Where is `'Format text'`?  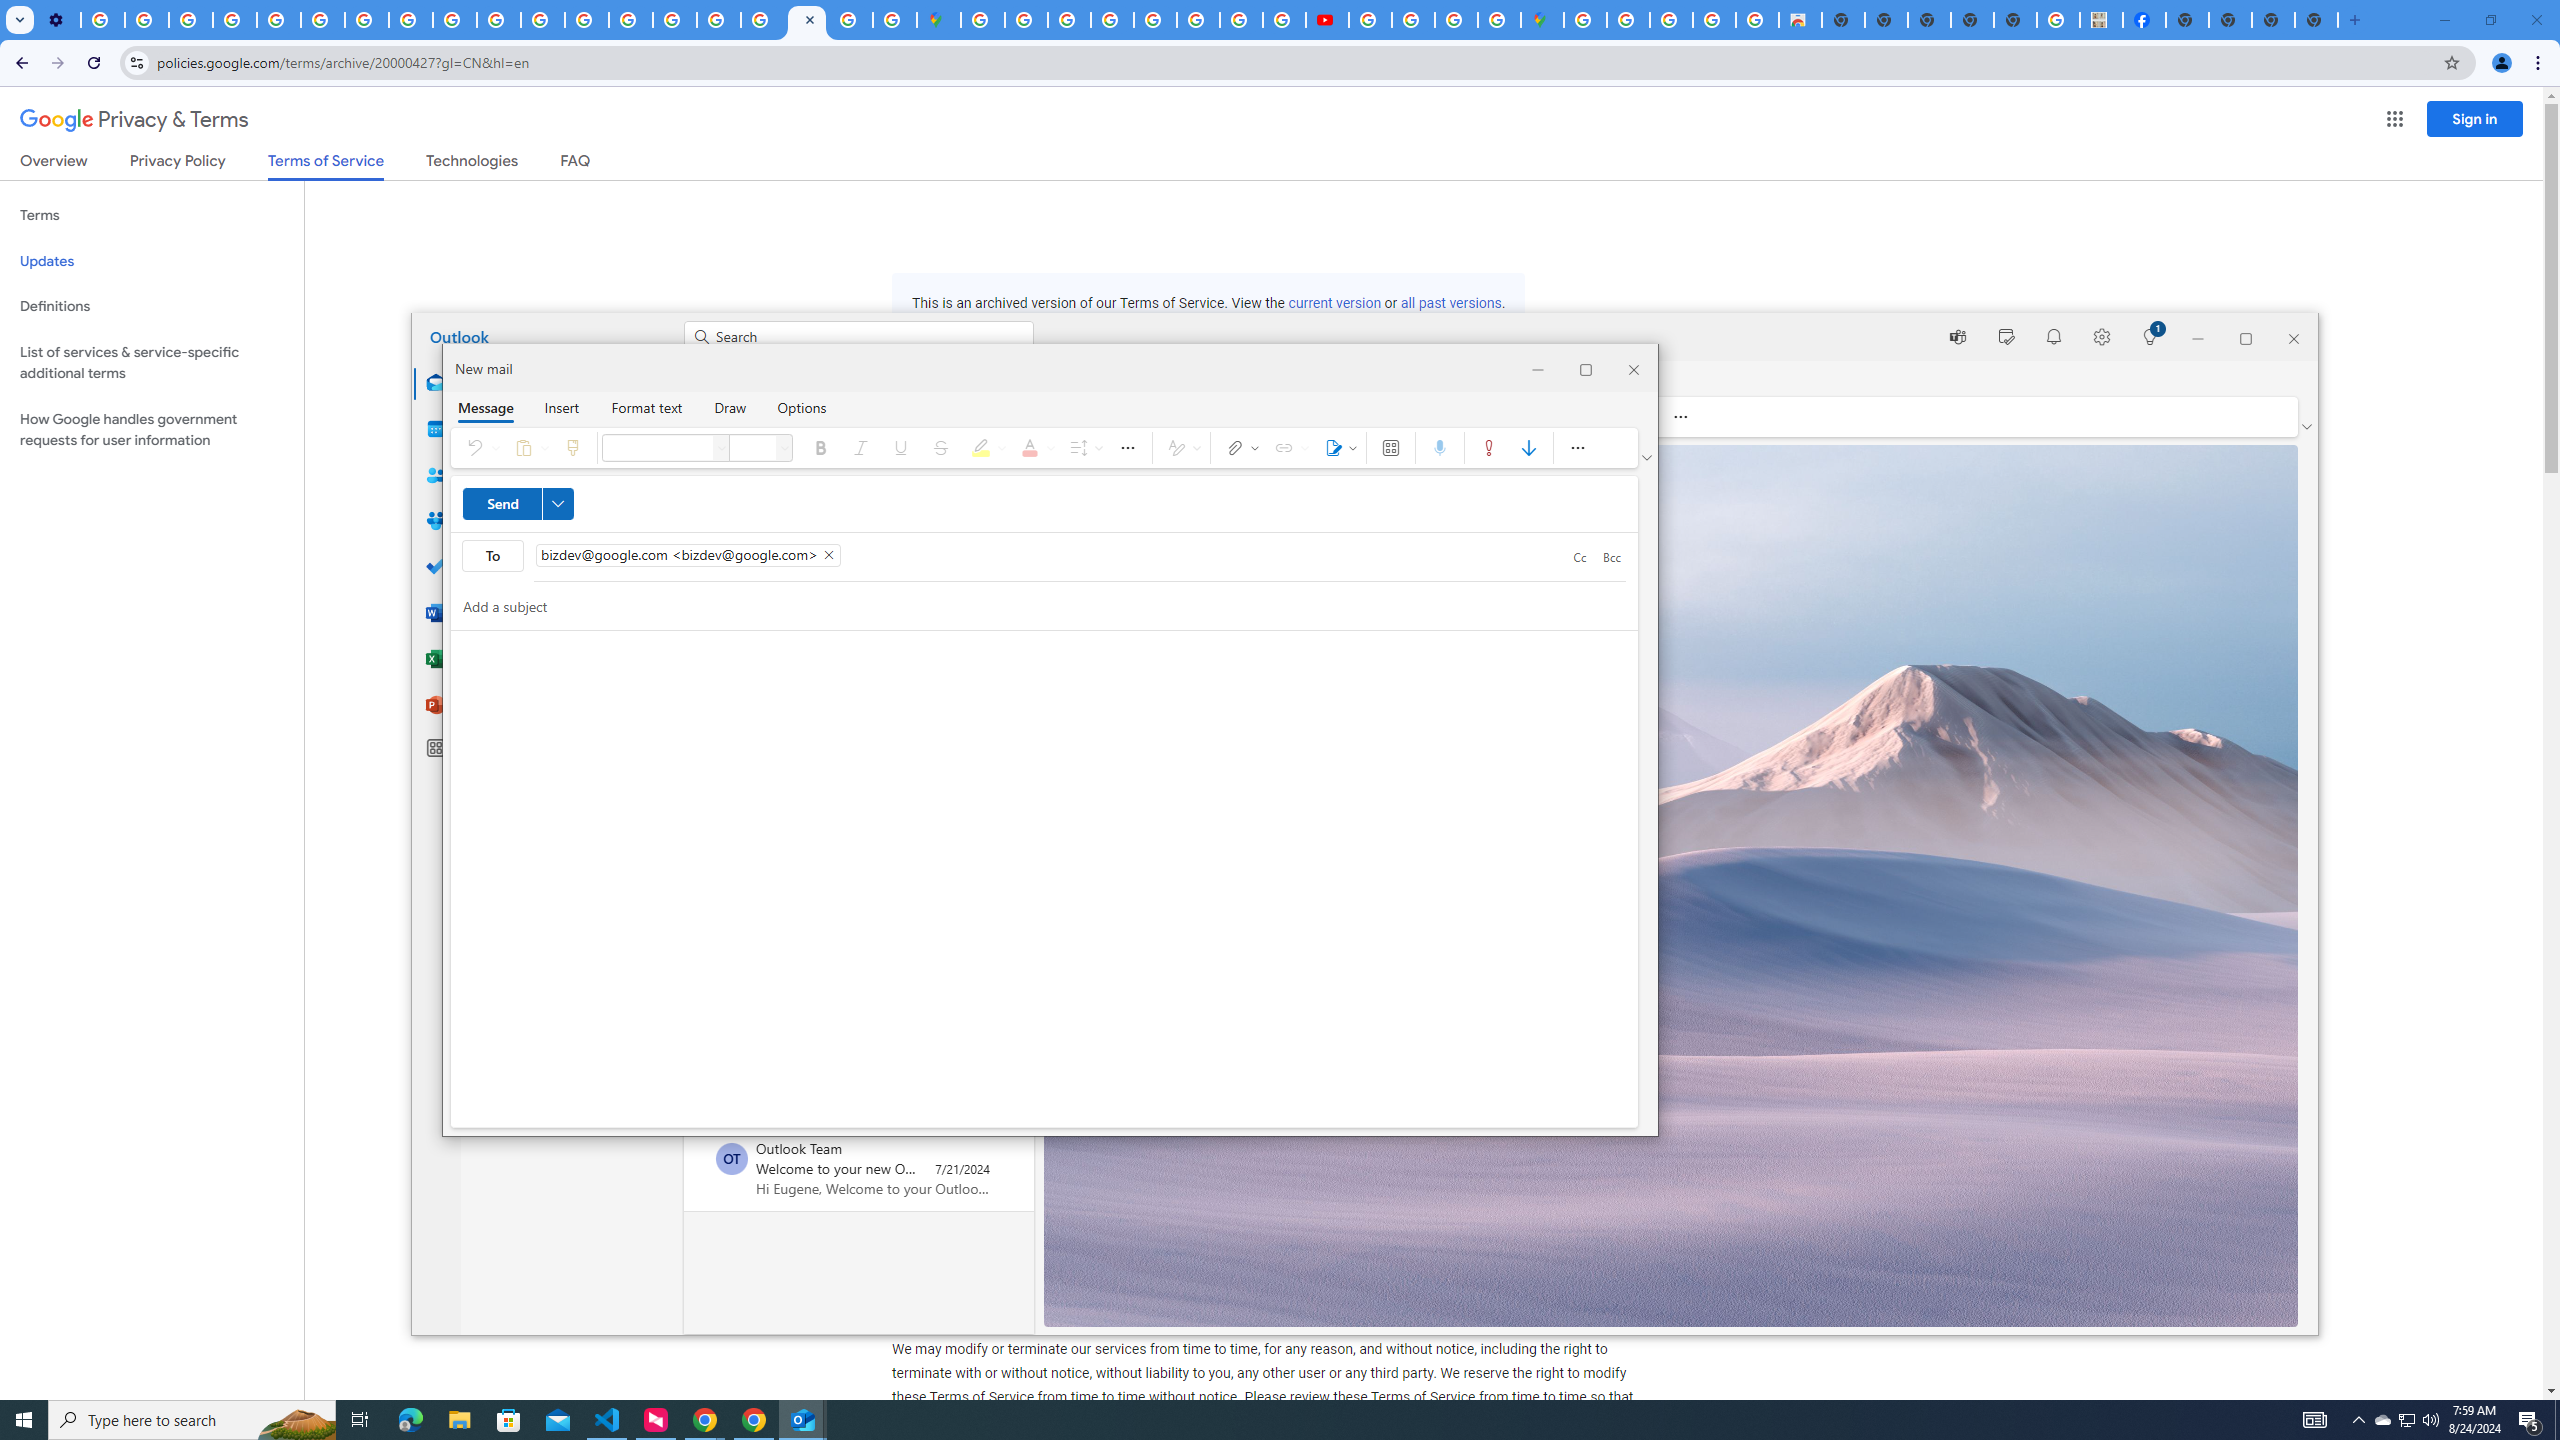 'Format text' is located at coordinates (647, 406).